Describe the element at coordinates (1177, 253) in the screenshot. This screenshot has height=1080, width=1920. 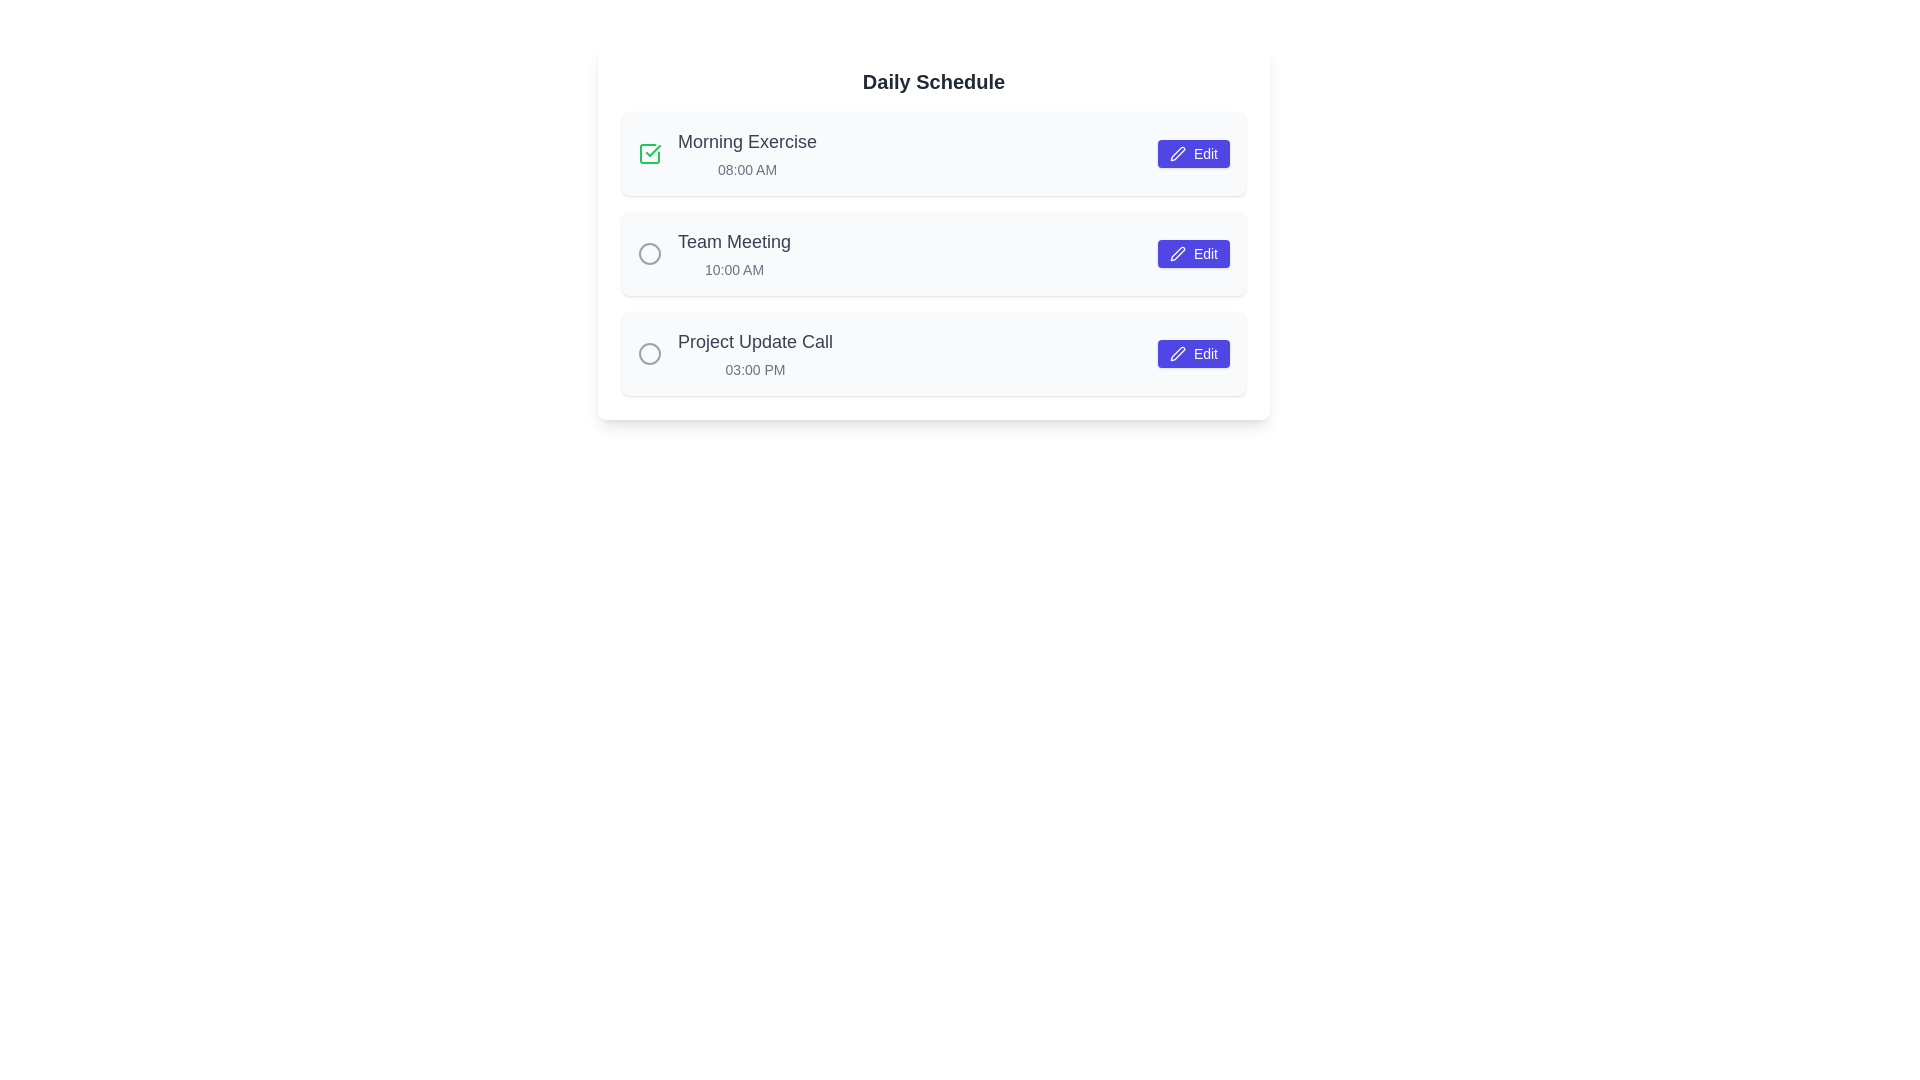
I see `the 'Edit' icon associated with the 'Team Meeting' entry` at that location.